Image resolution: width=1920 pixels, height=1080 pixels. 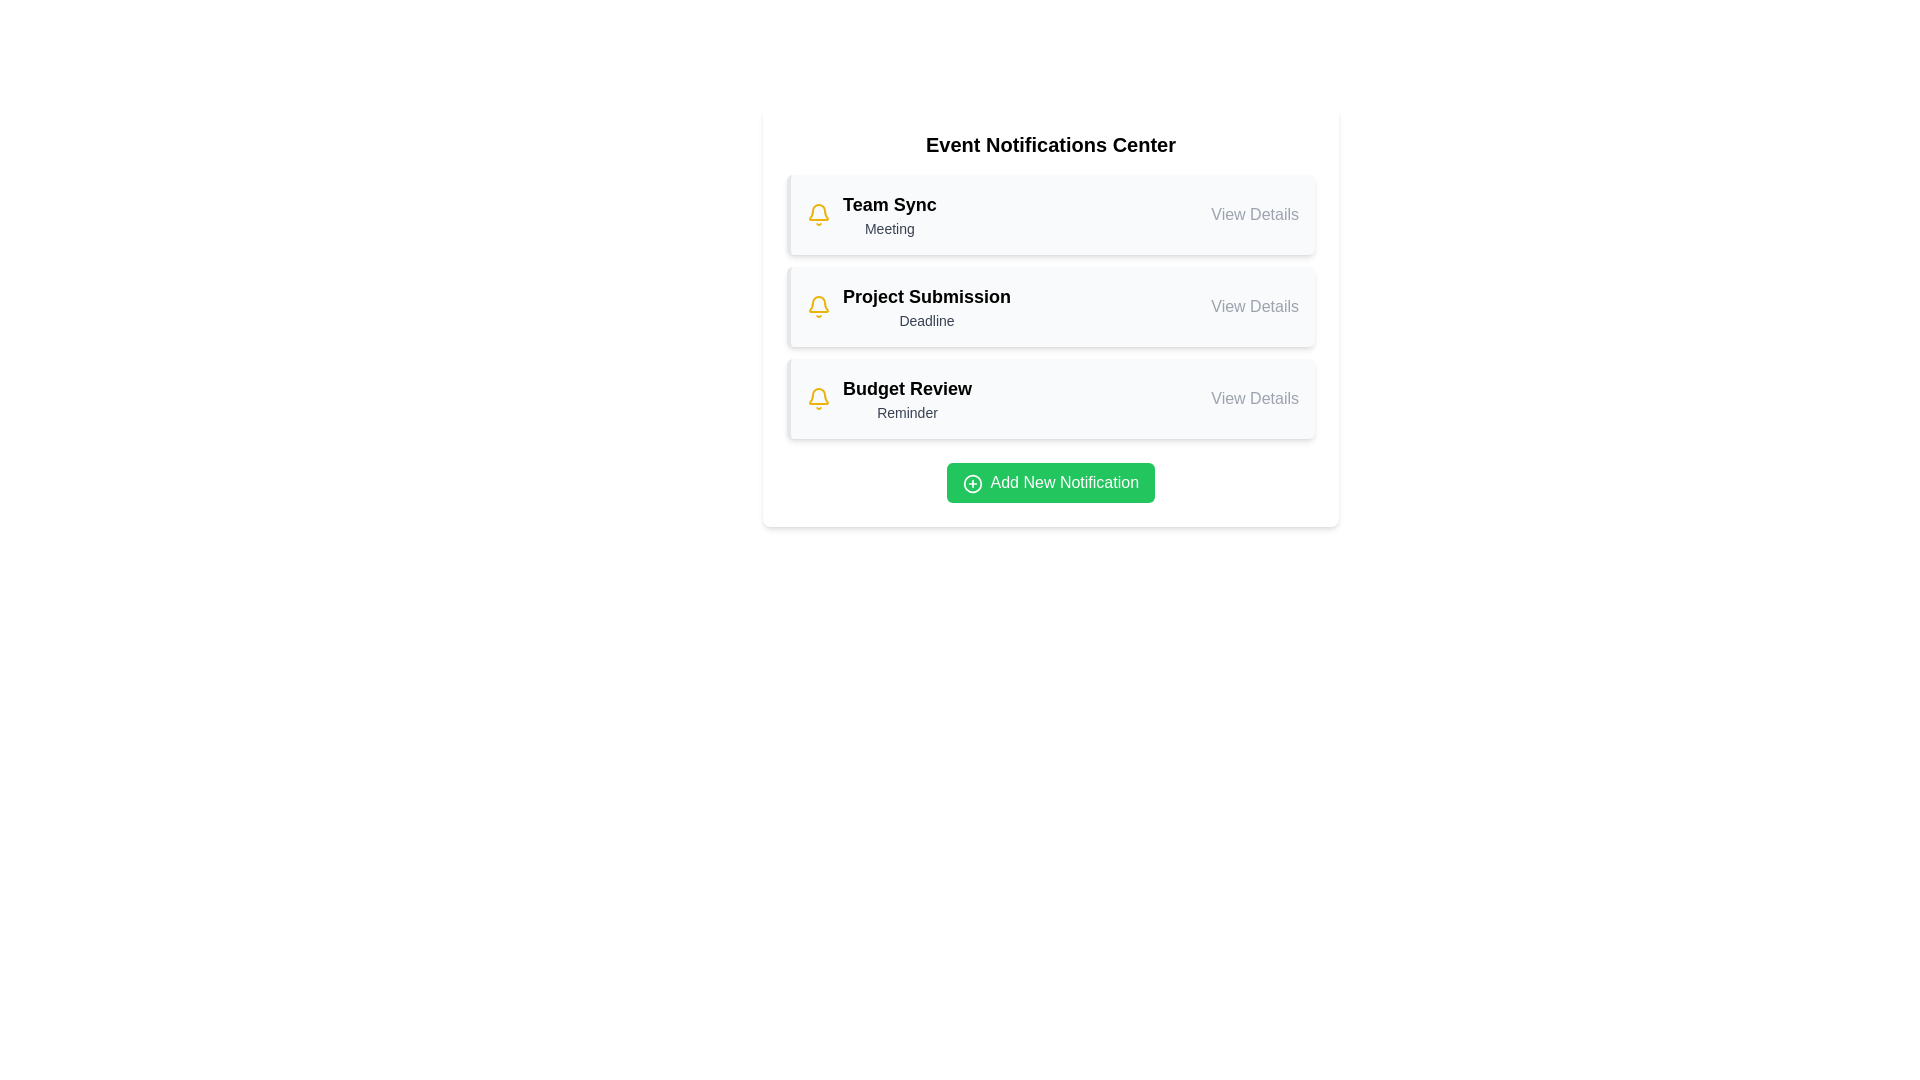 I want to click on the button located at the far right of the 'Project Submission' notification row, so click(x=1254, y=307).